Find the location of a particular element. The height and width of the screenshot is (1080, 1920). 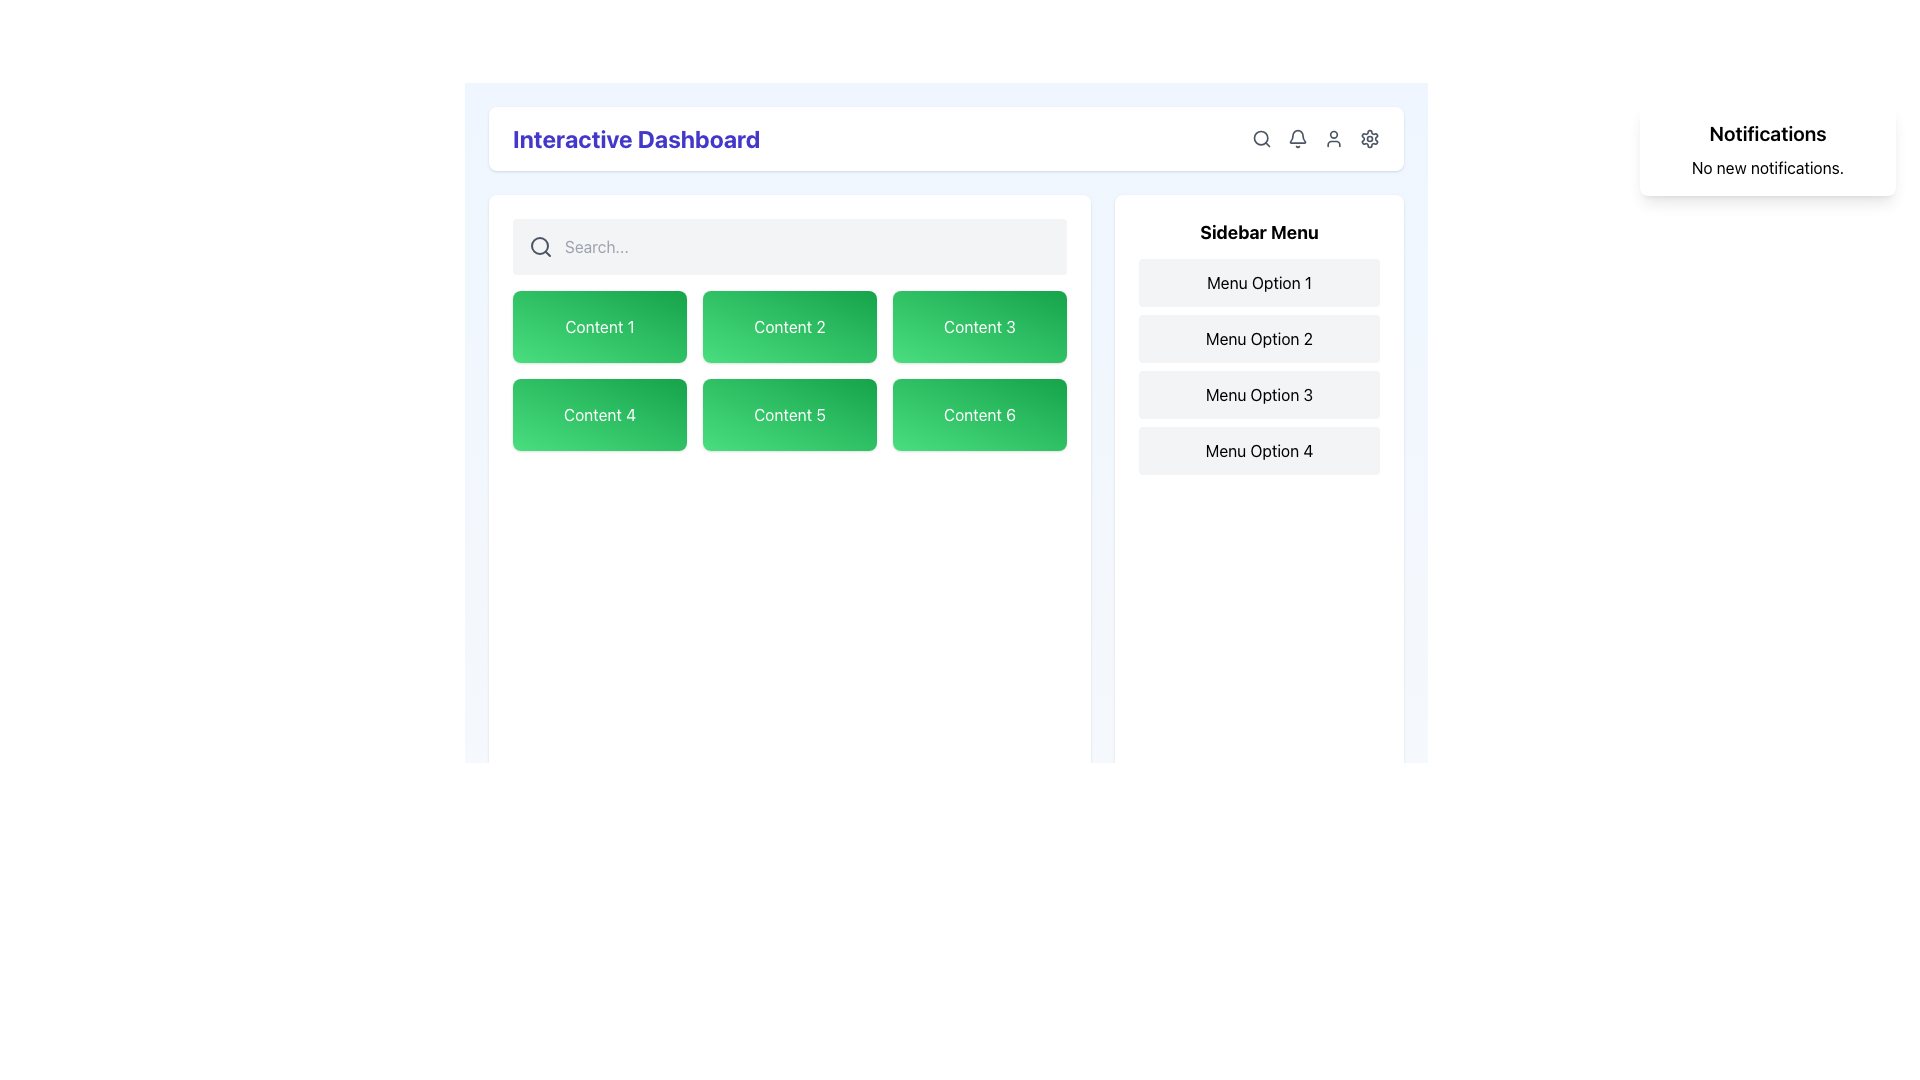

the fifth card element in the grid layout located in the second row and second column, positioned under the search bar is located at coordinates (789, 414).